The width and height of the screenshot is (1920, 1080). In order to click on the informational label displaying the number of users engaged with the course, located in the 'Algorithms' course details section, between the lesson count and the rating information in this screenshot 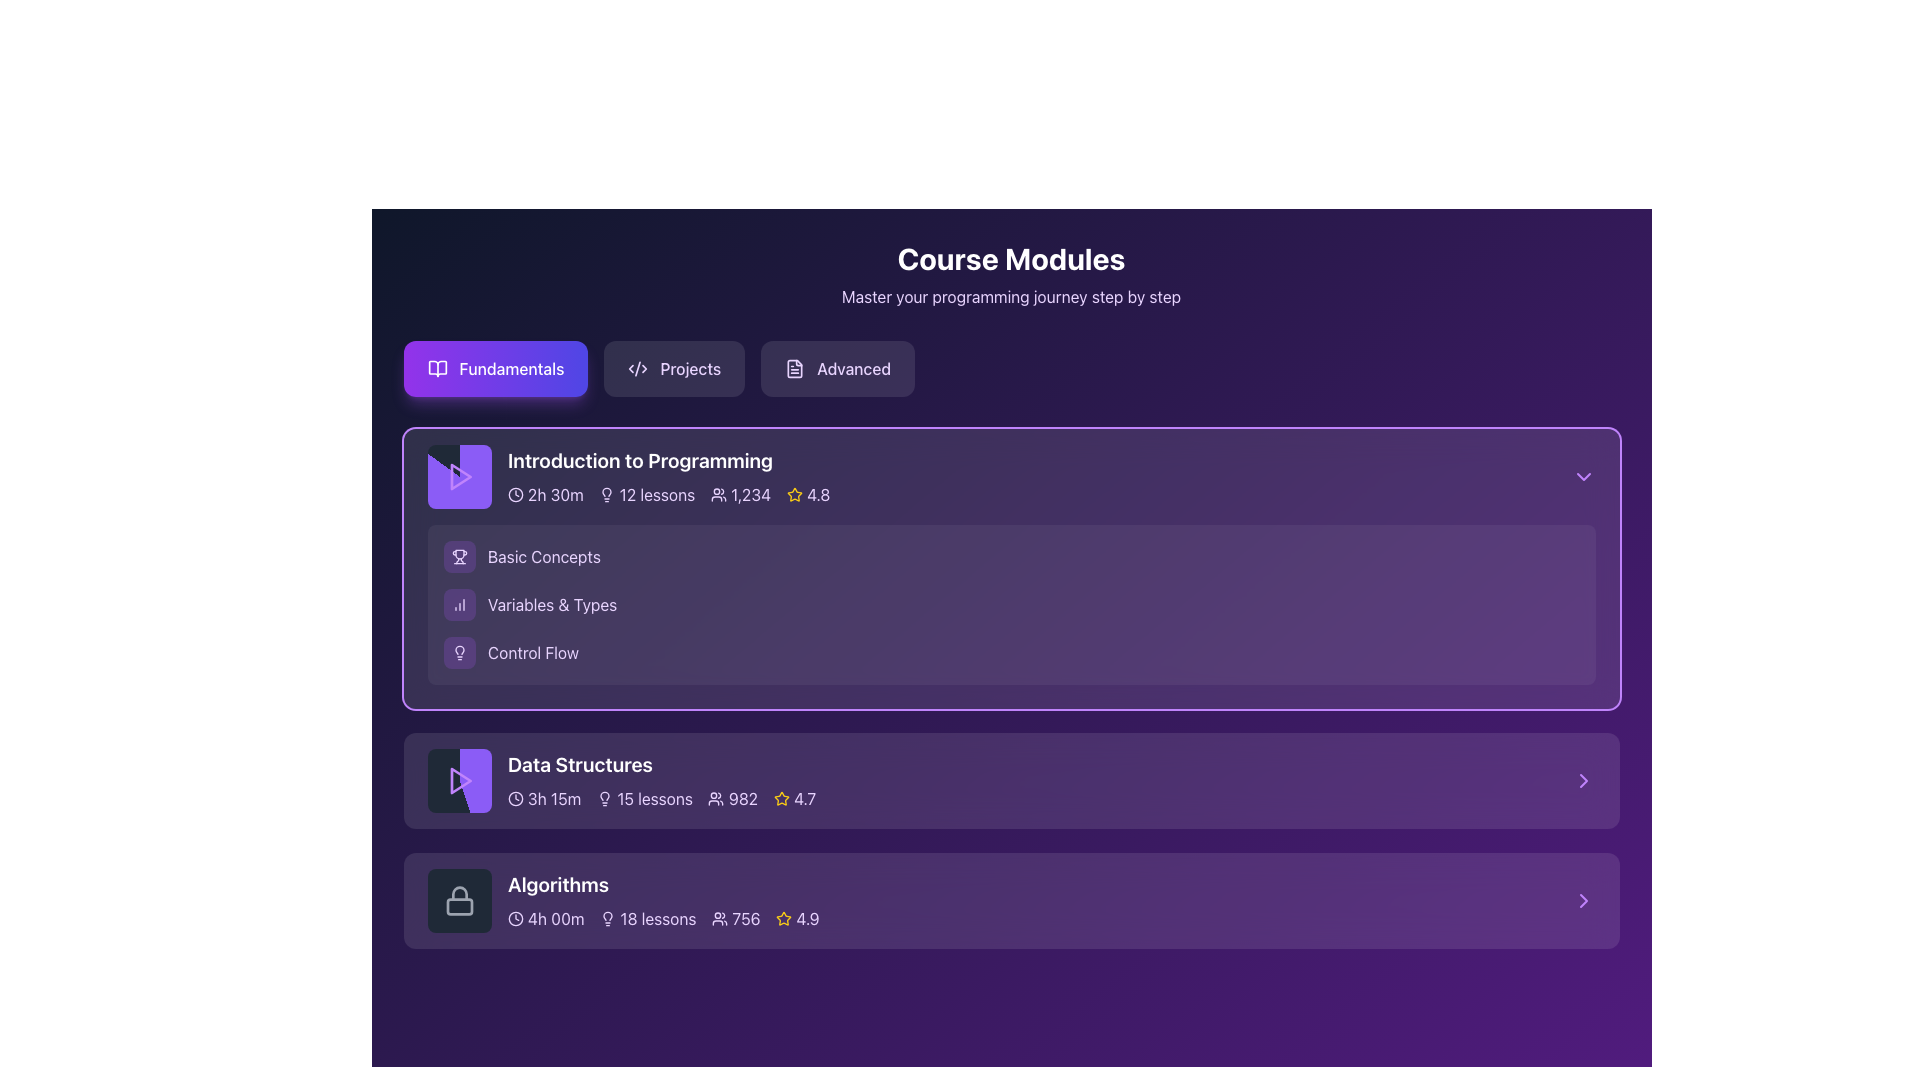, I will do `click(734, 918)`.